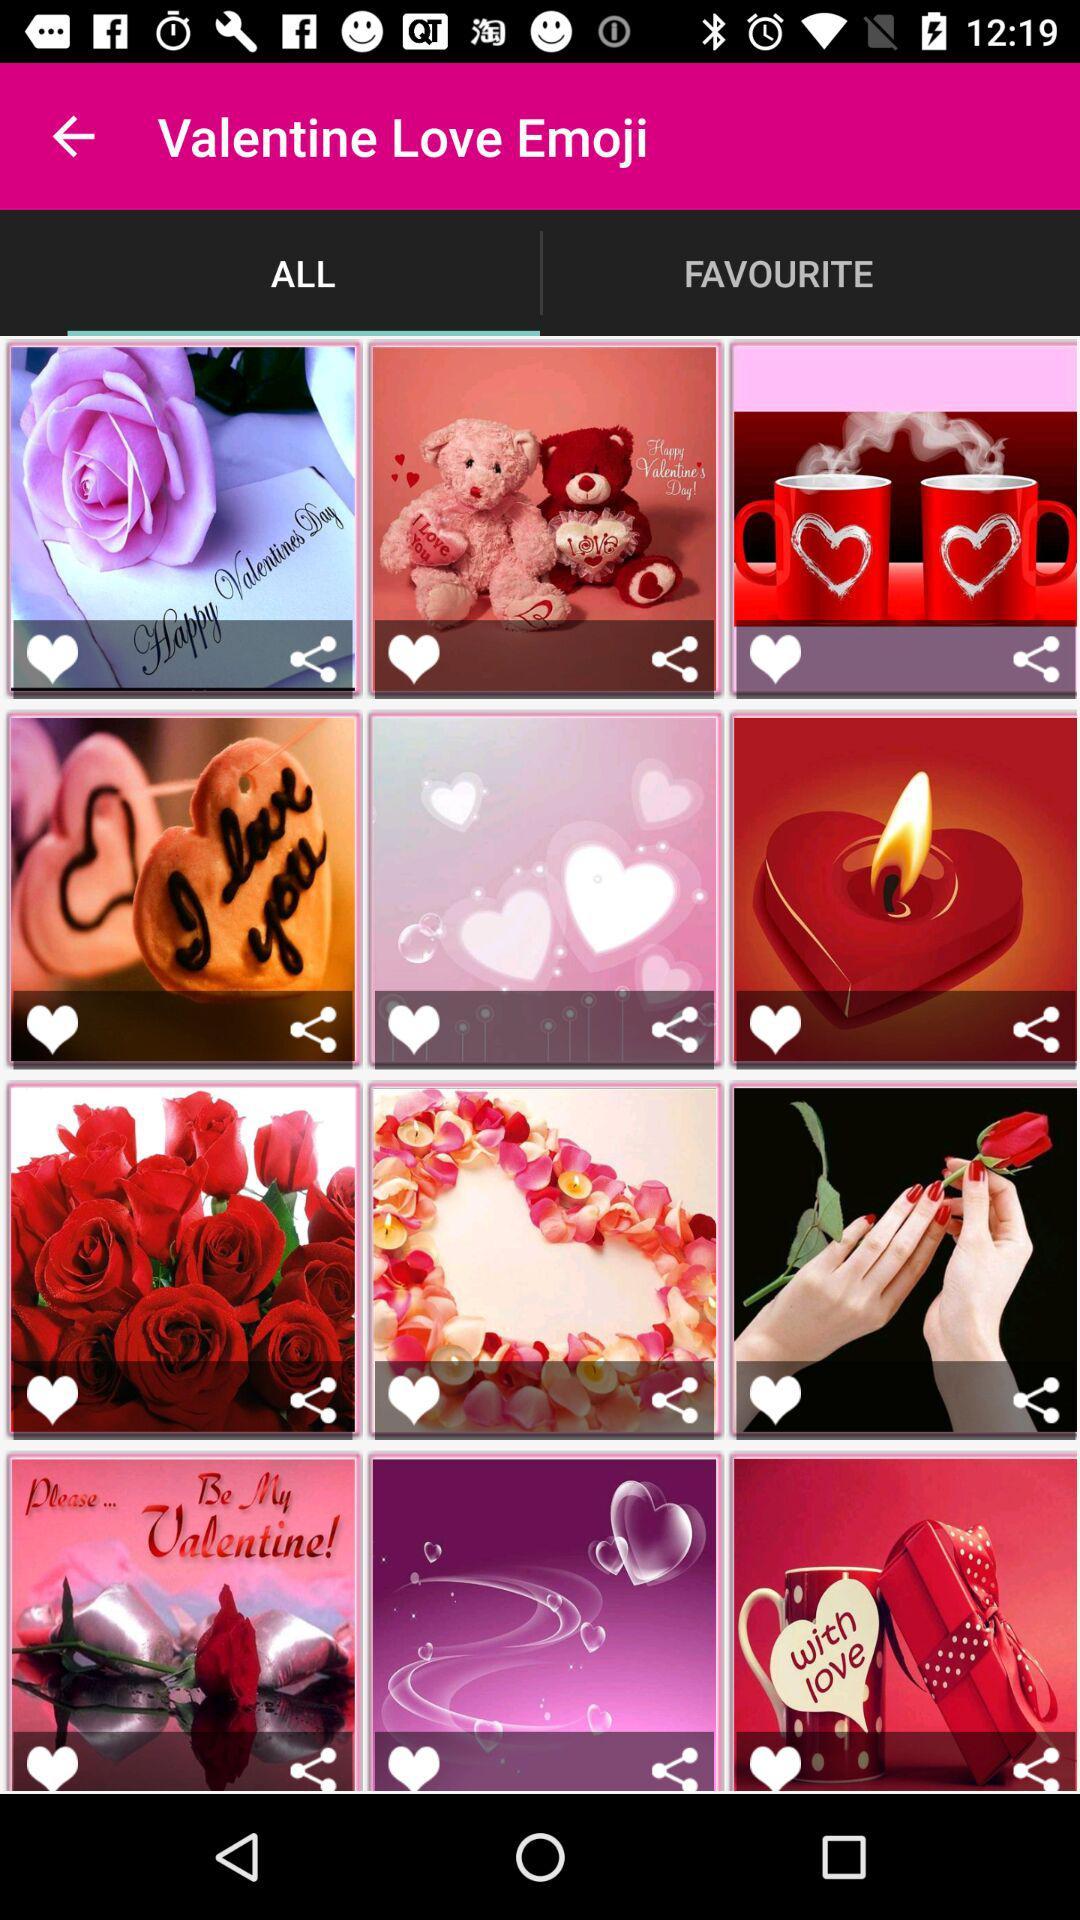  I want to click on share with love mug, so click(1035, 1768).